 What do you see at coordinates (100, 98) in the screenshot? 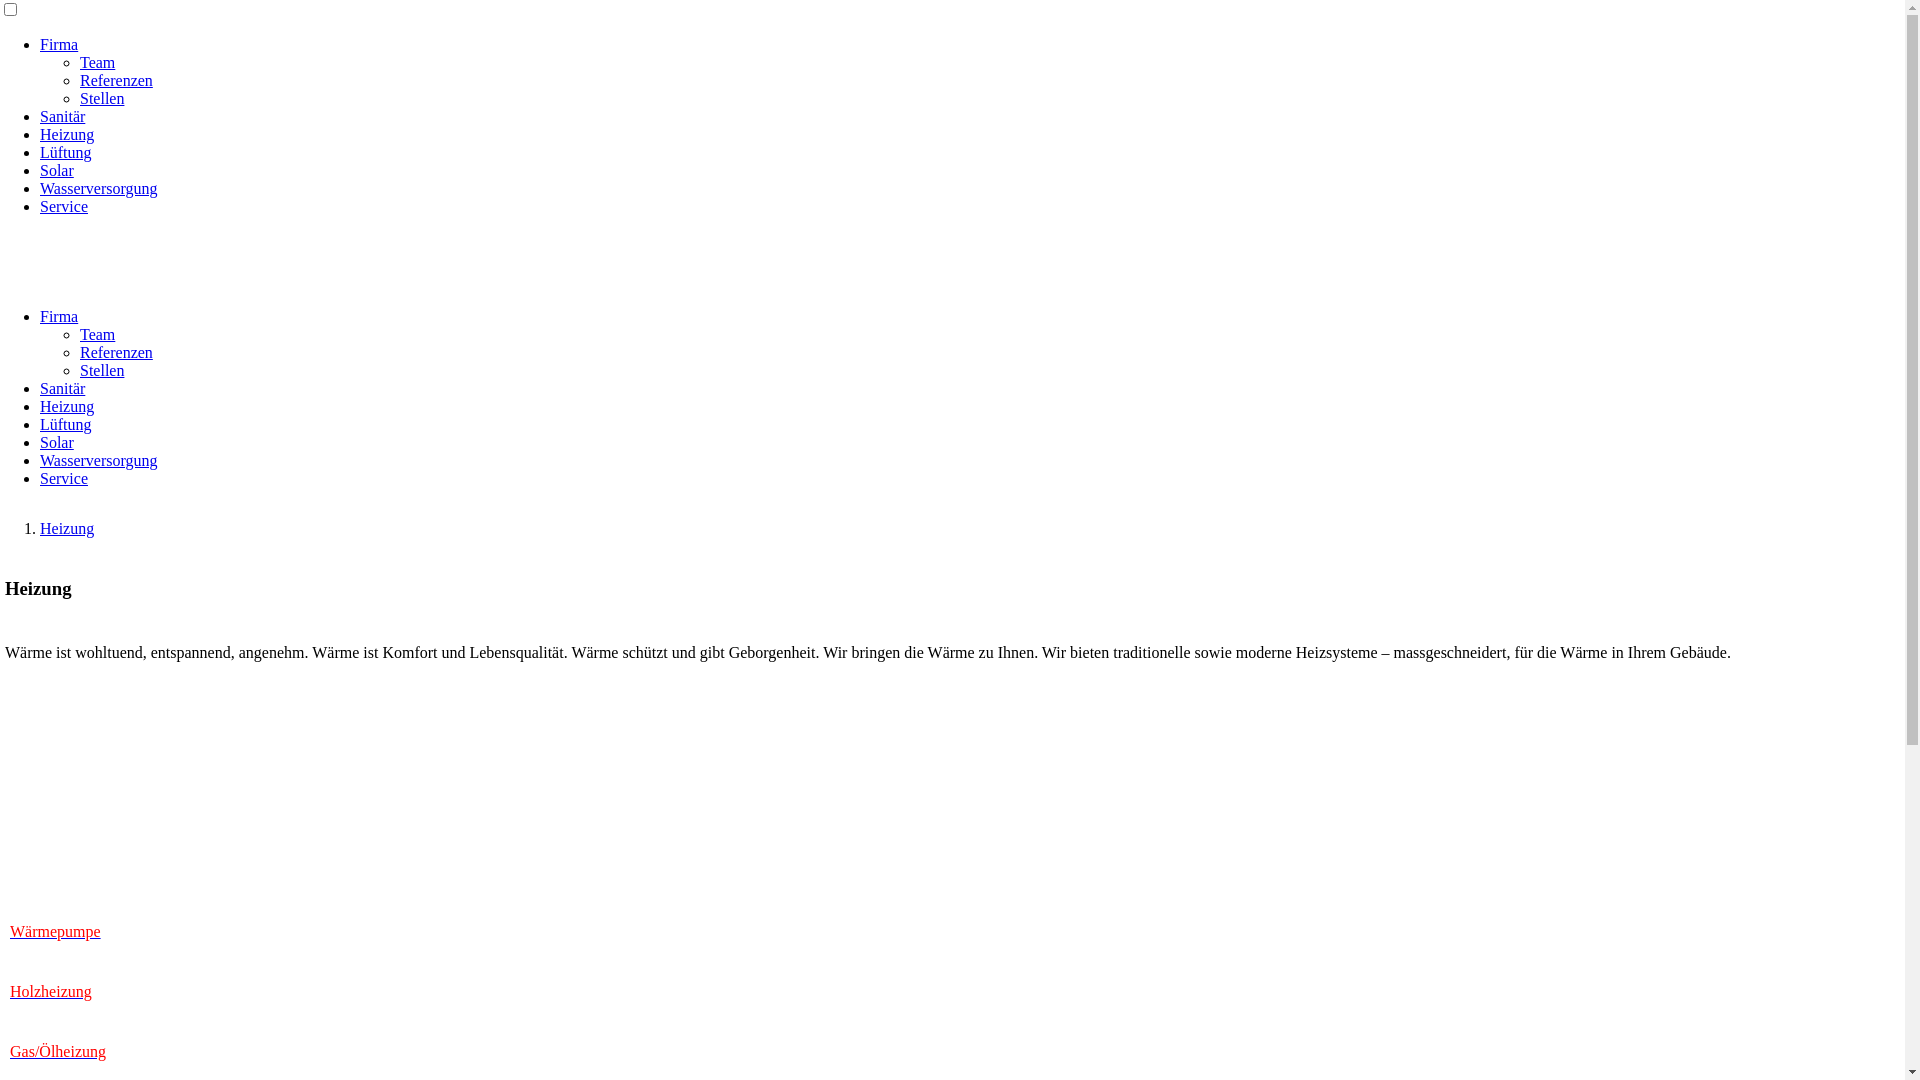
I see `'Stellen'` at bounding box center [100, 98].